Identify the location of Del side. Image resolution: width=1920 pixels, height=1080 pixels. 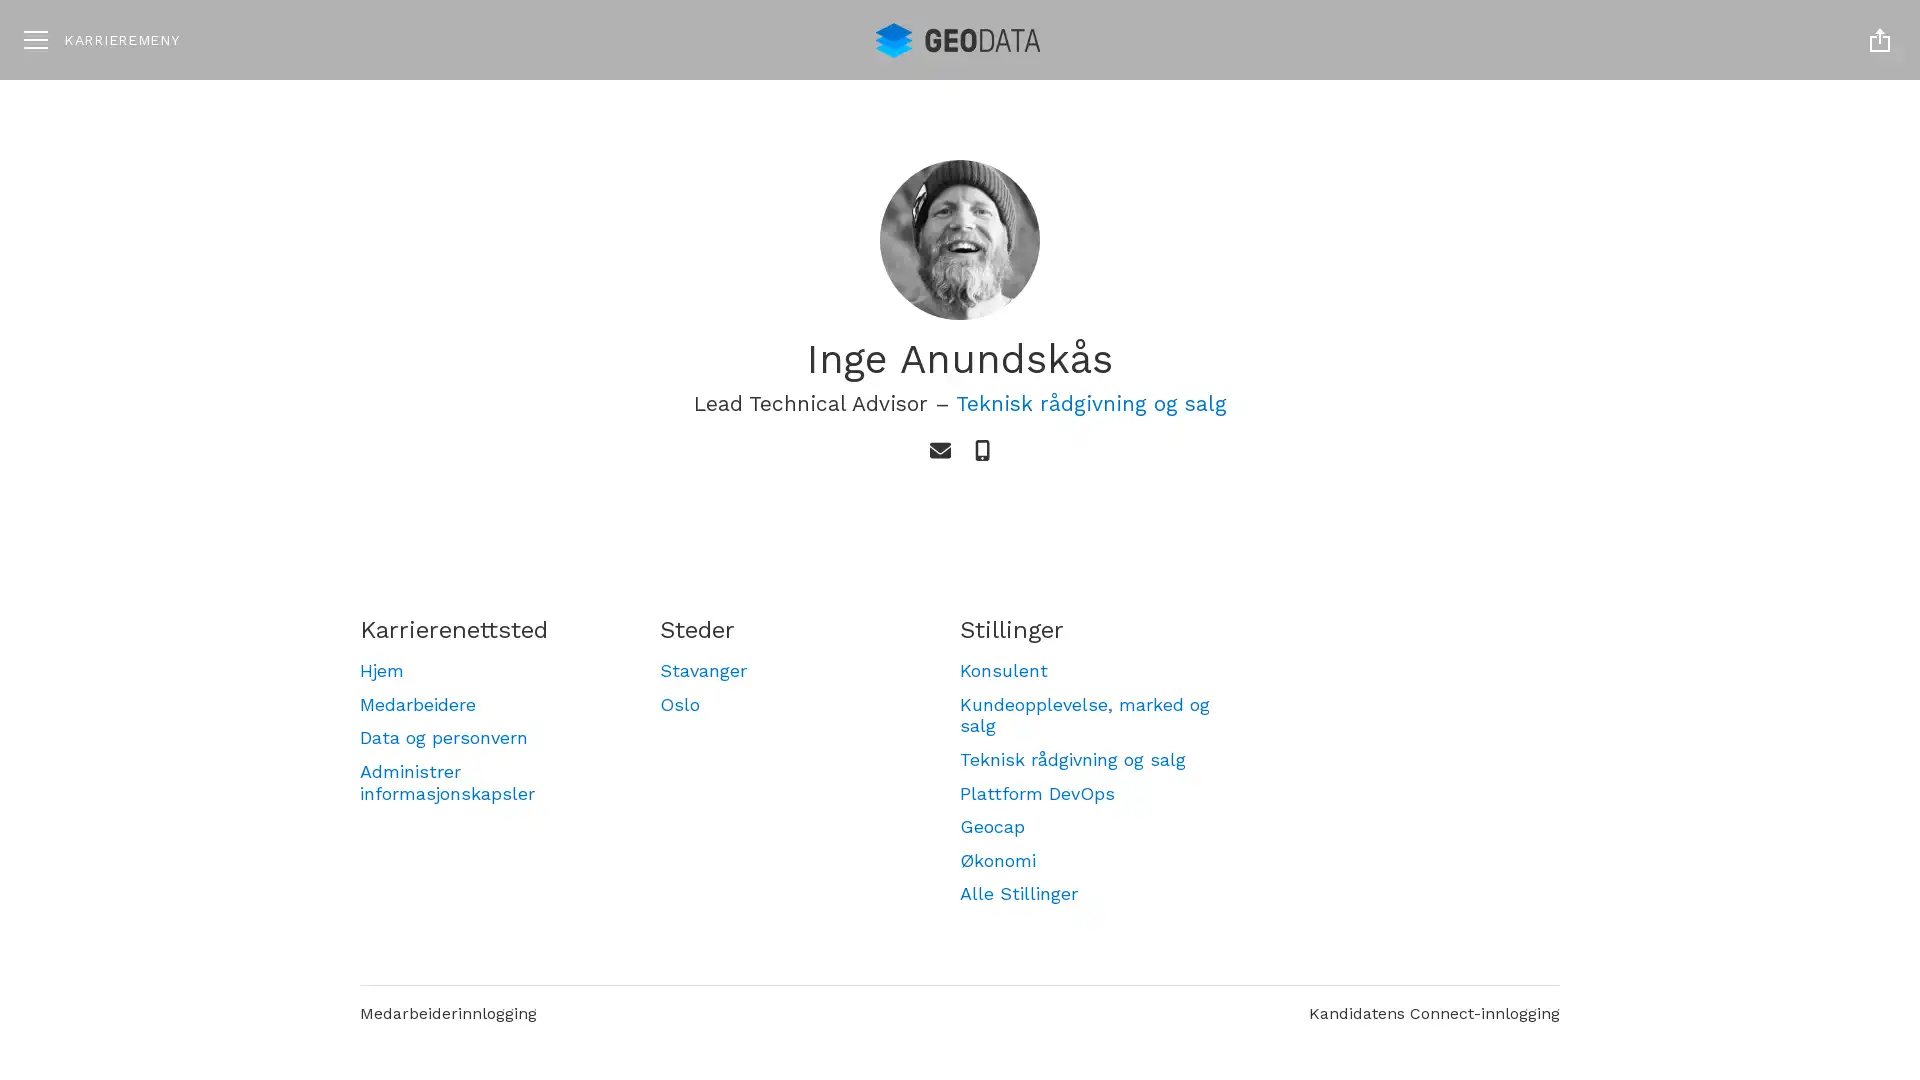
(1879, 39).